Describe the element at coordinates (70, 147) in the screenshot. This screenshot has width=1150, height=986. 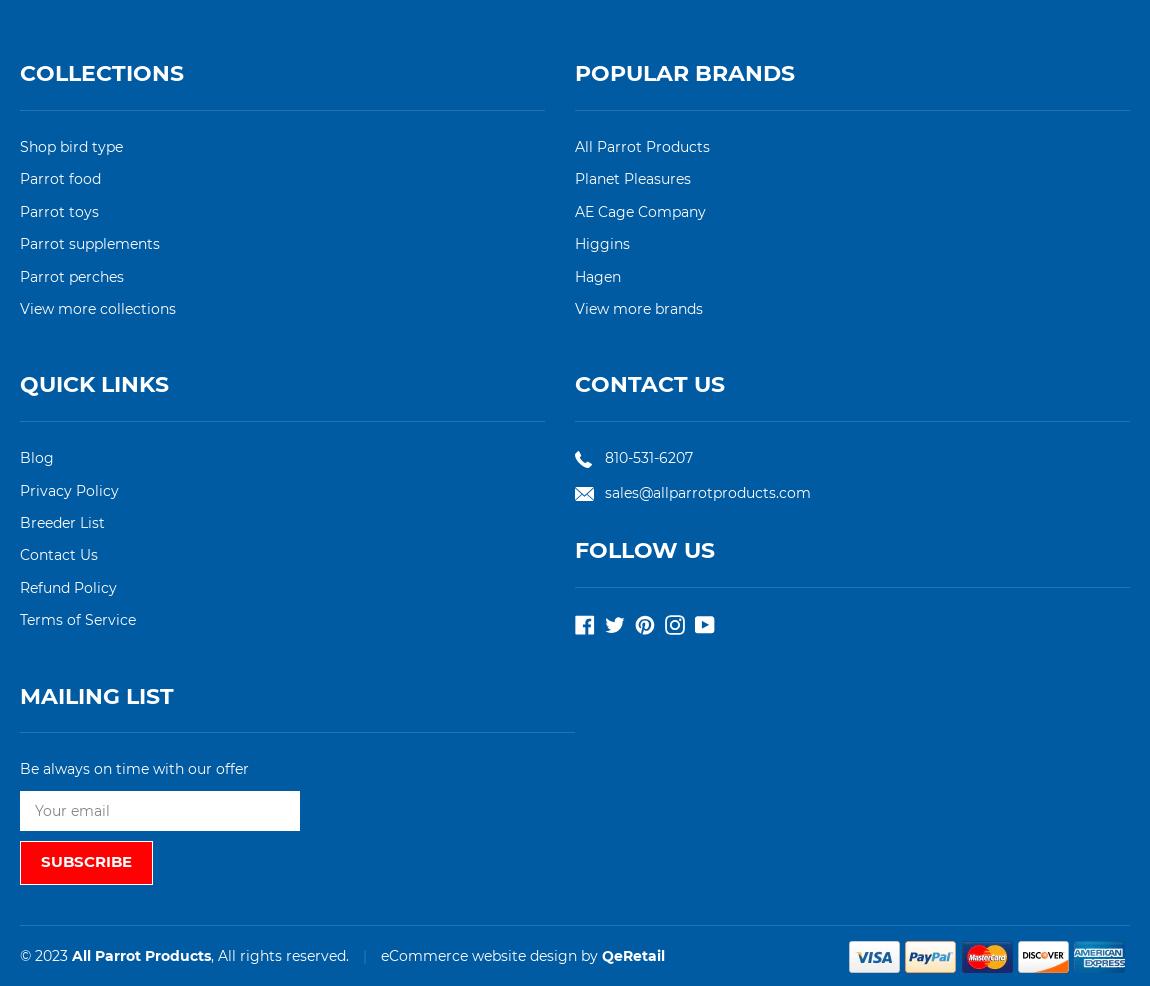
I see `'Shop bird type'` at that location.